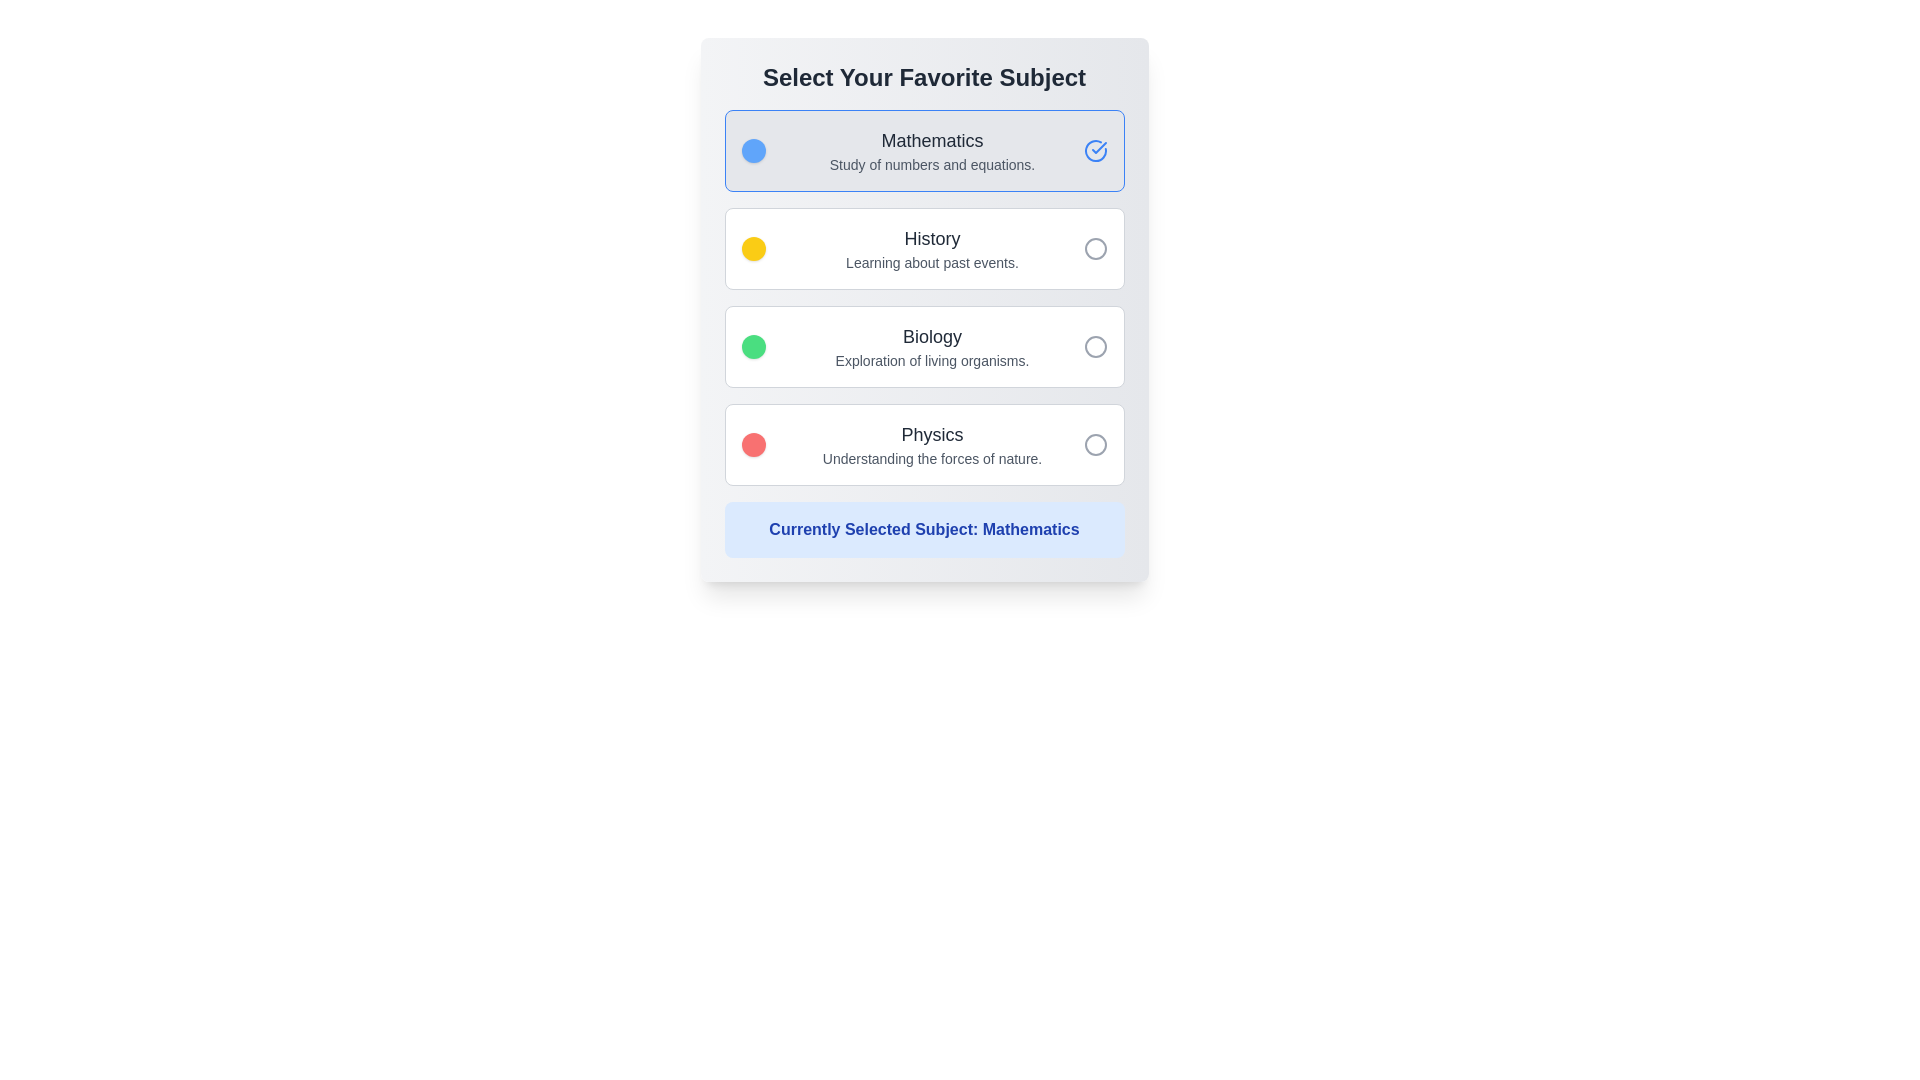 This screenshot has height=1080, width=1920. I want to click on the 'Mathematics' selectable card, which is the first card in a vertical list of options, so click(923, 149).